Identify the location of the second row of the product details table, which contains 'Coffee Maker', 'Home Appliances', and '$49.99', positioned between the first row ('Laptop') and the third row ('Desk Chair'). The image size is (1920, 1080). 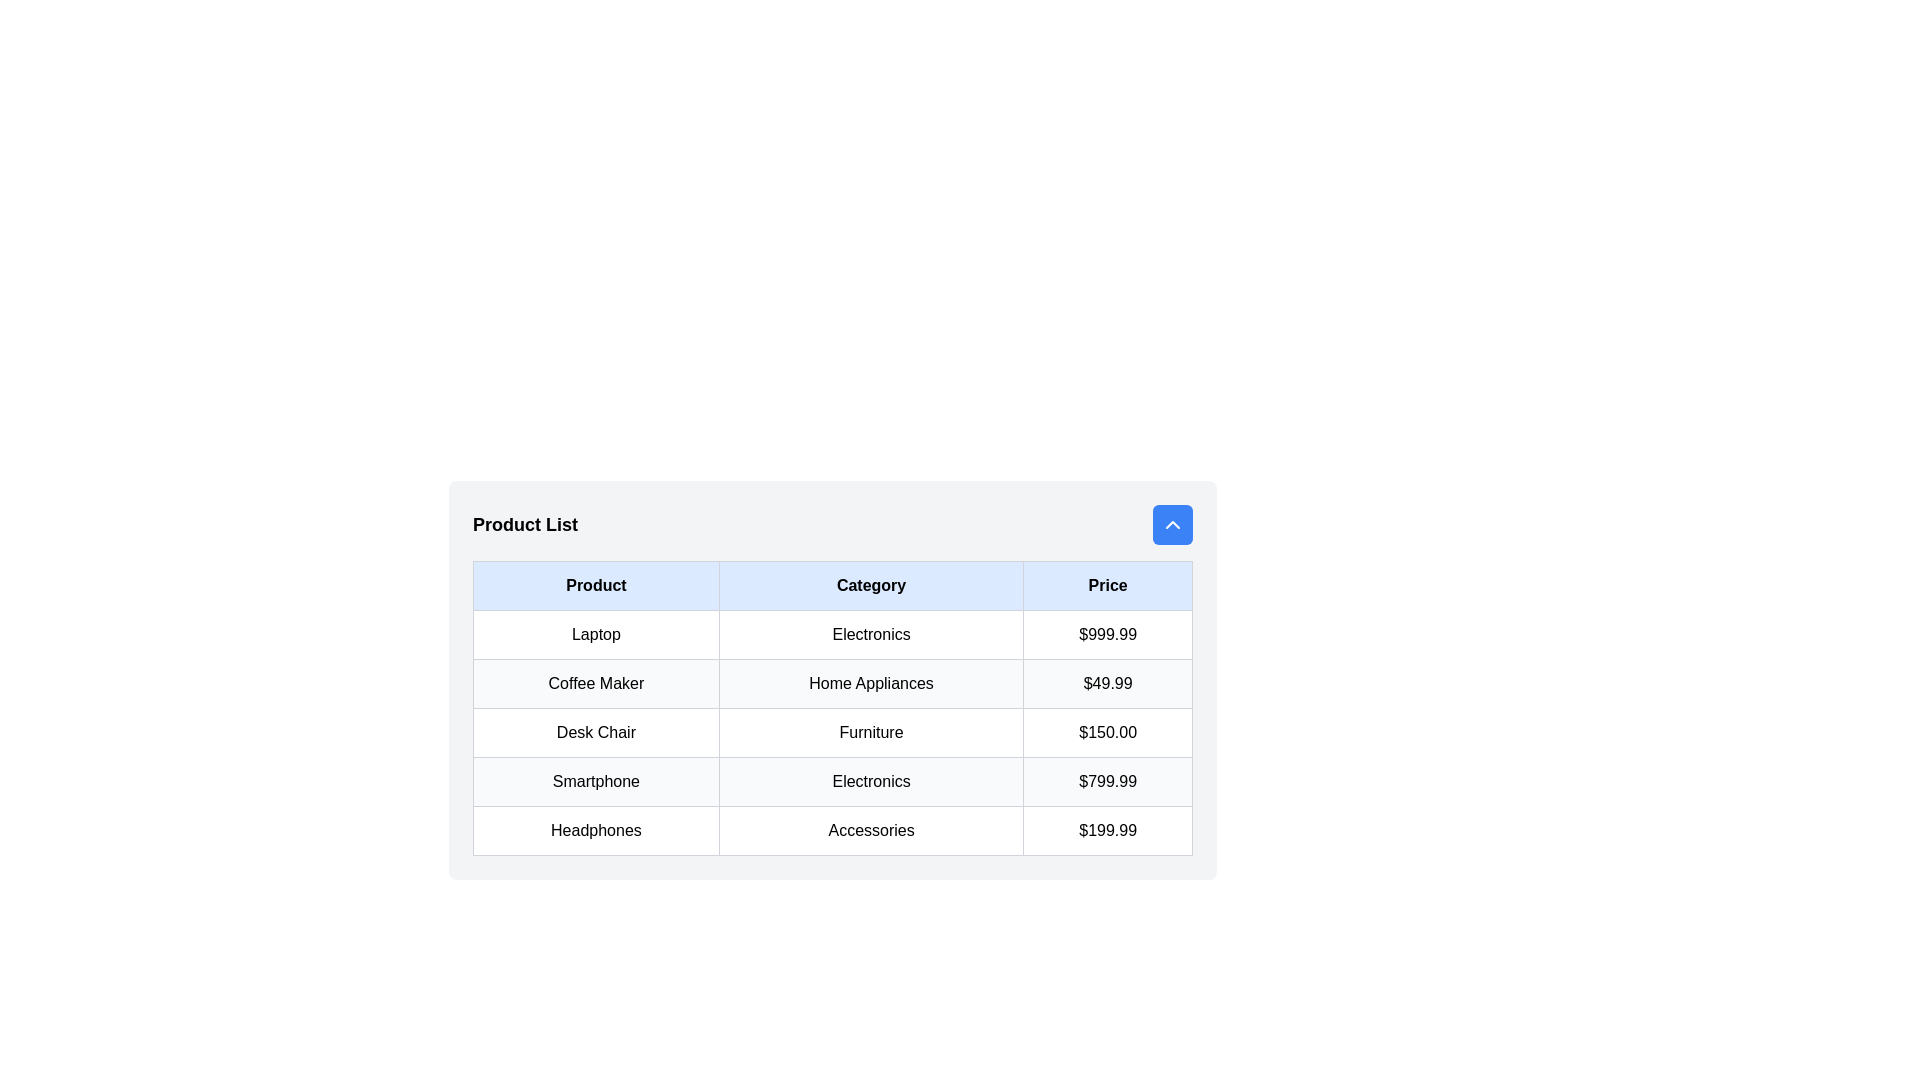
(833, 682).